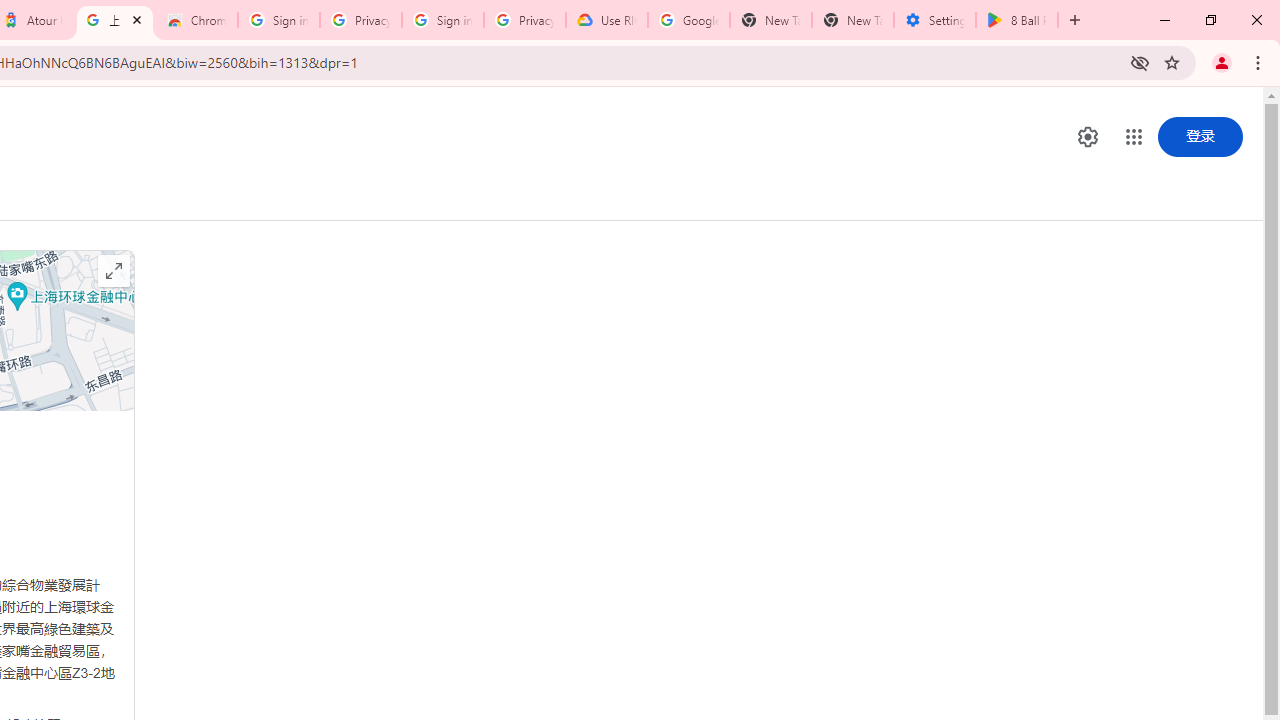 The width and height of the screenshot is (1280, 720). What do you see at coordinates (852, 20) in the screenshot?
I see `'New Tab'` at bounding box center [852, 20].